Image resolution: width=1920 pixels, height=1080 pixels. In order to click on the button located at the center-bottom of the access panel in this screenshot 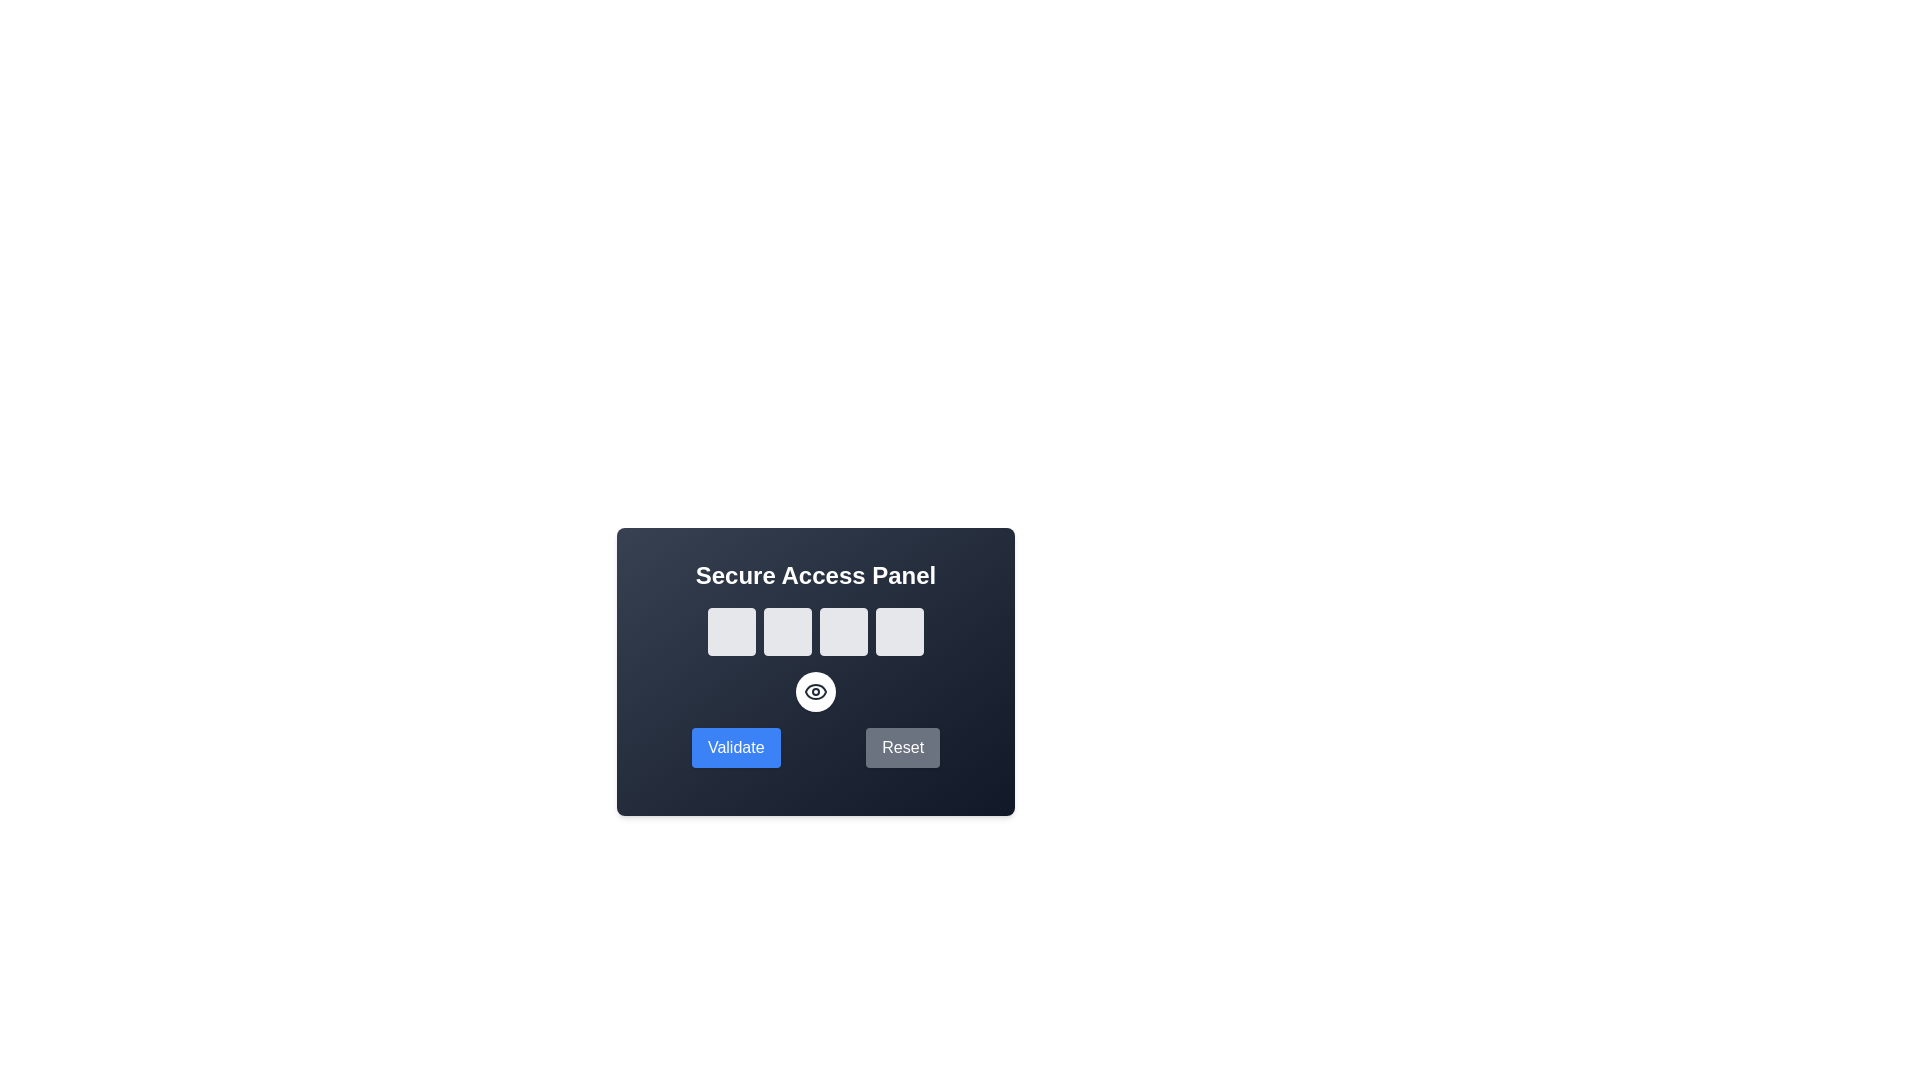, I will do `click(816, 690)`.